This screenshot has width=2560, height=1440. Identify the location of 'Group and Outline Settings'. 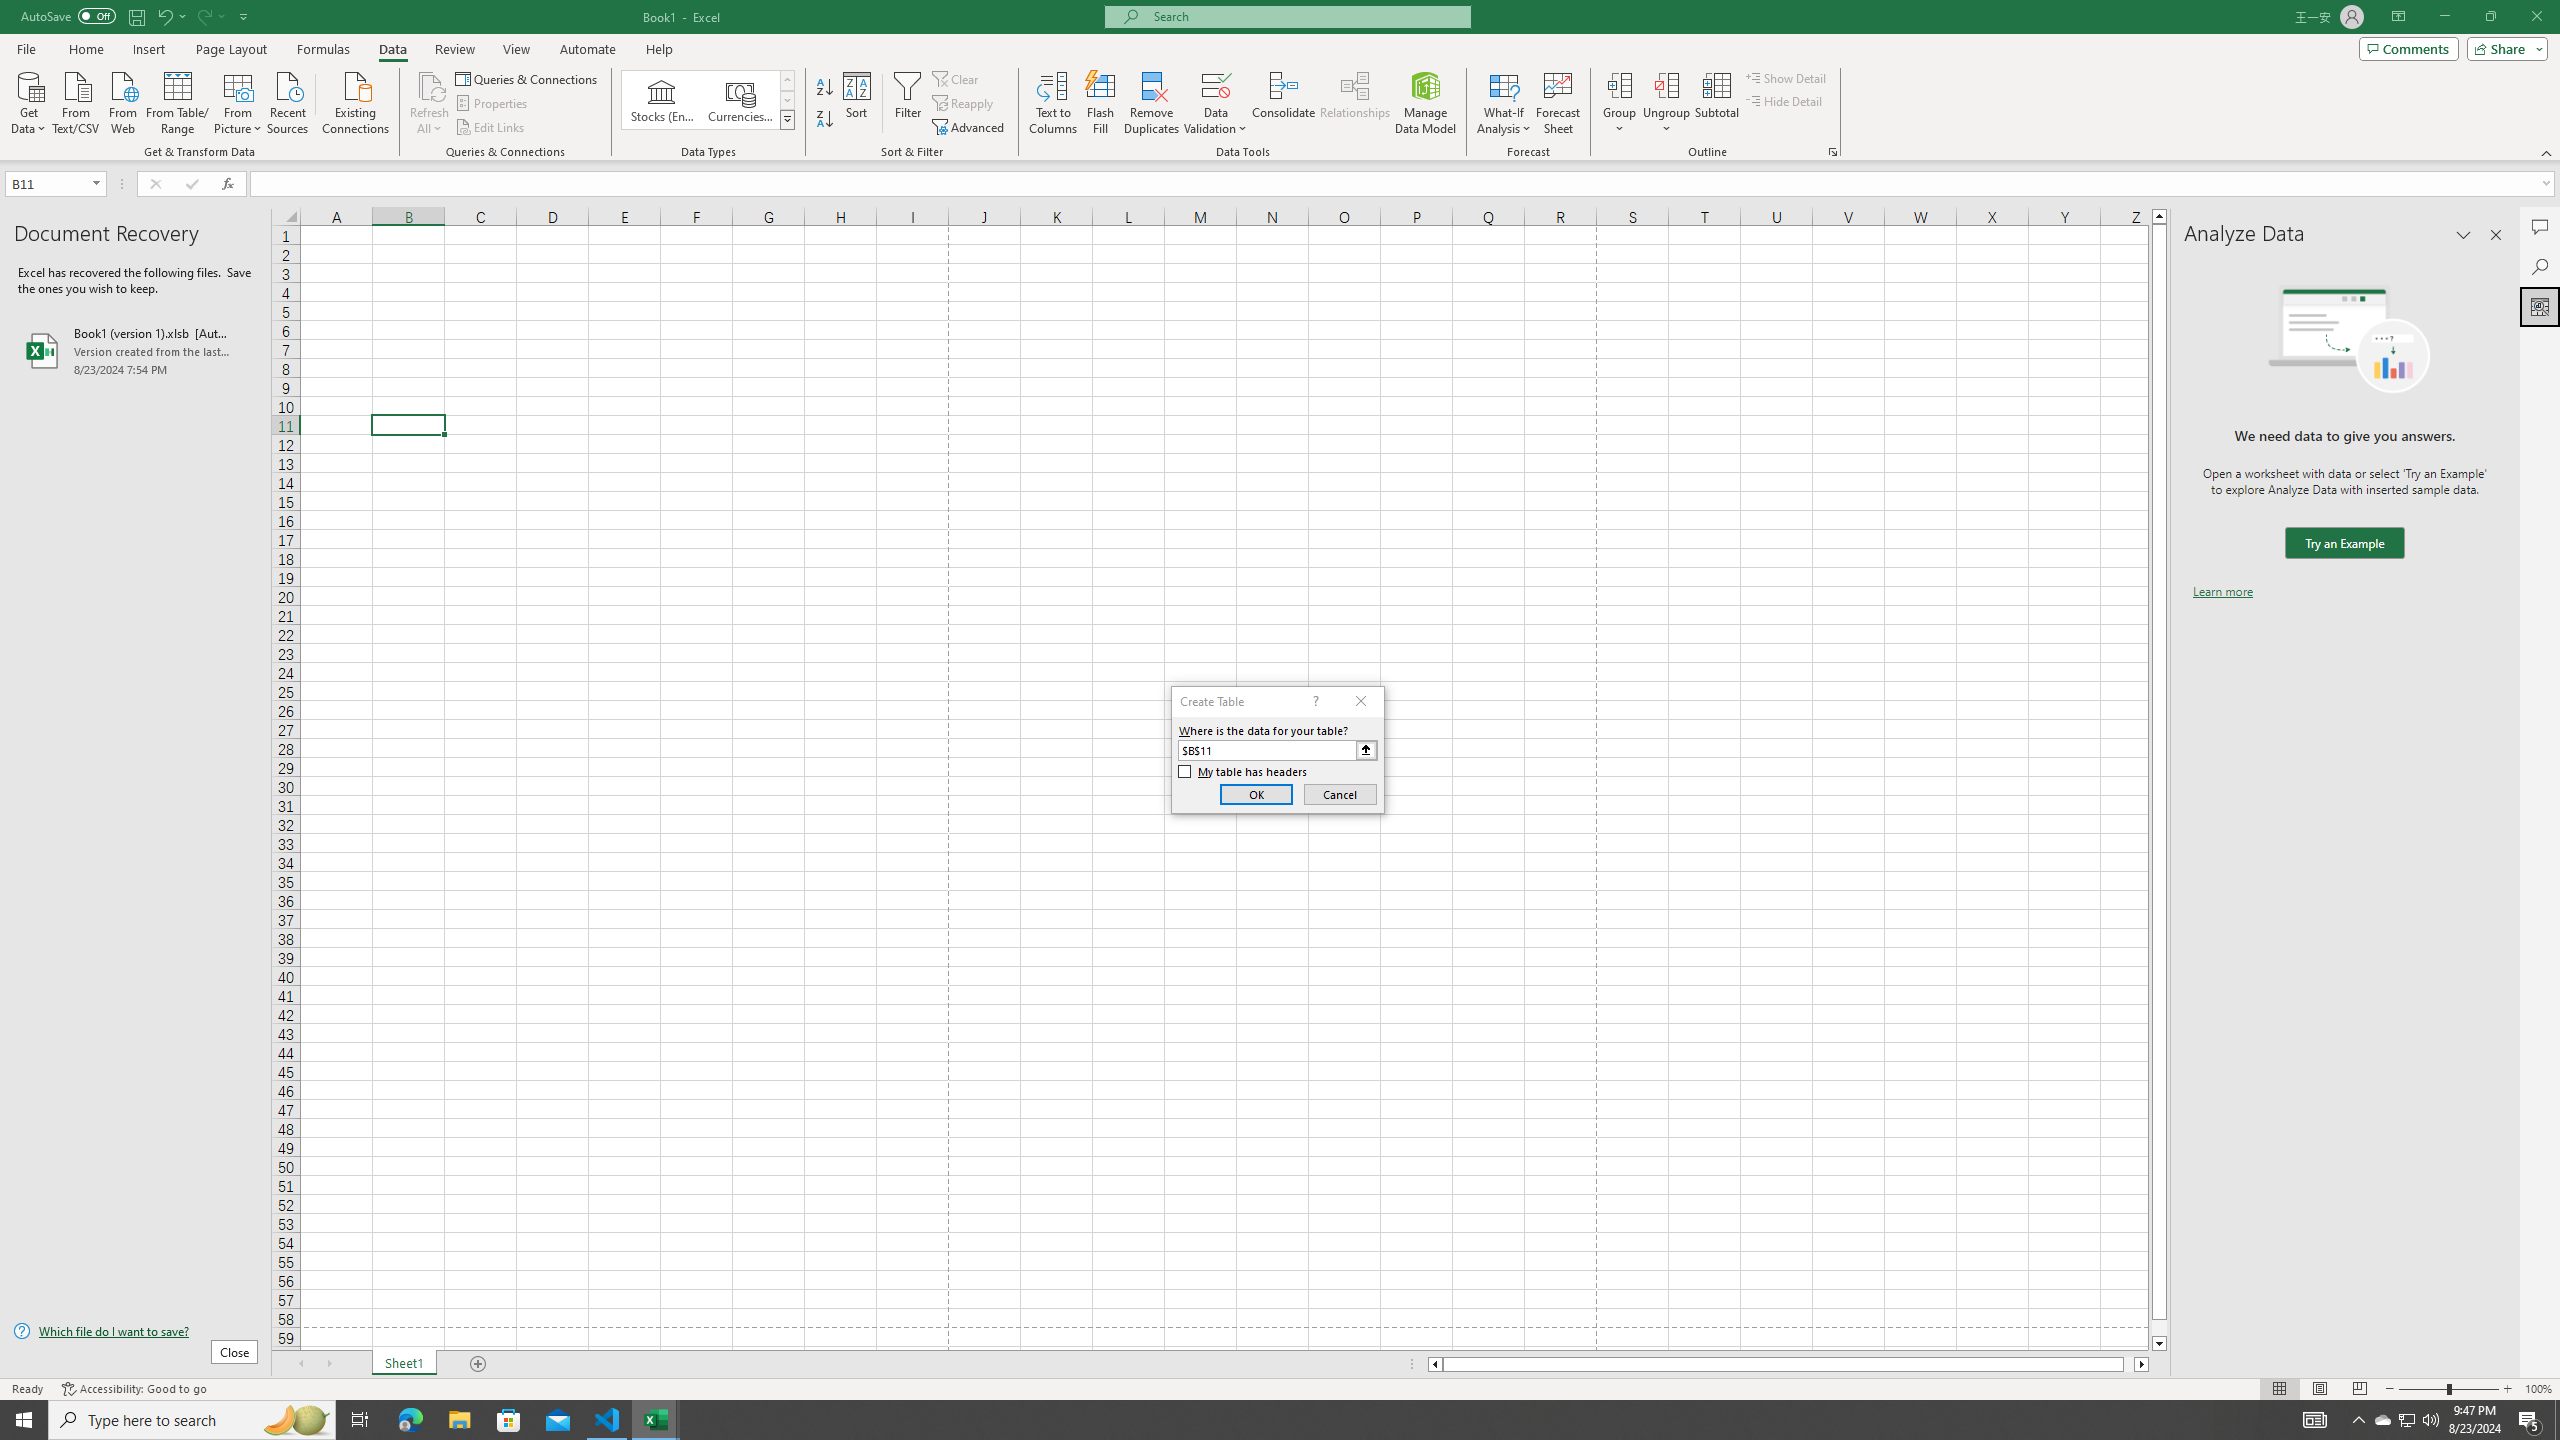
(1831, 150).